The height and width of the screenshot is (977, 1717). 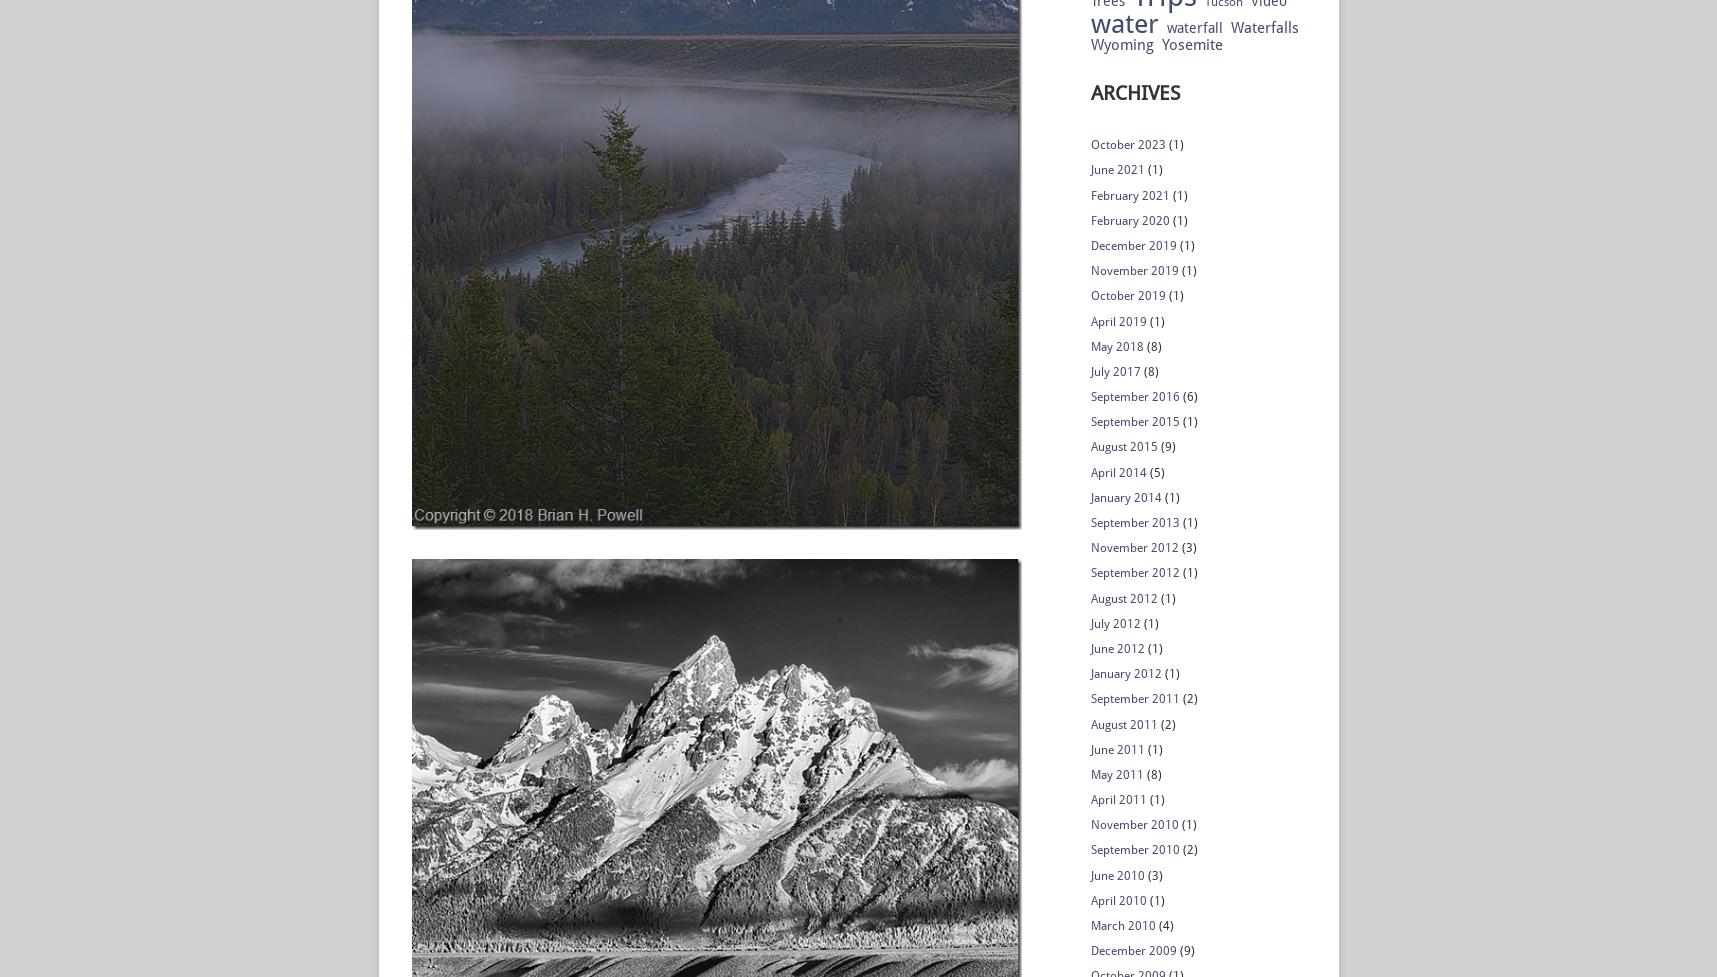 What do you see at coordinates (1123, 723) in the screenshot?
I see `'August 2011'` at bounding box center [1123, 723].